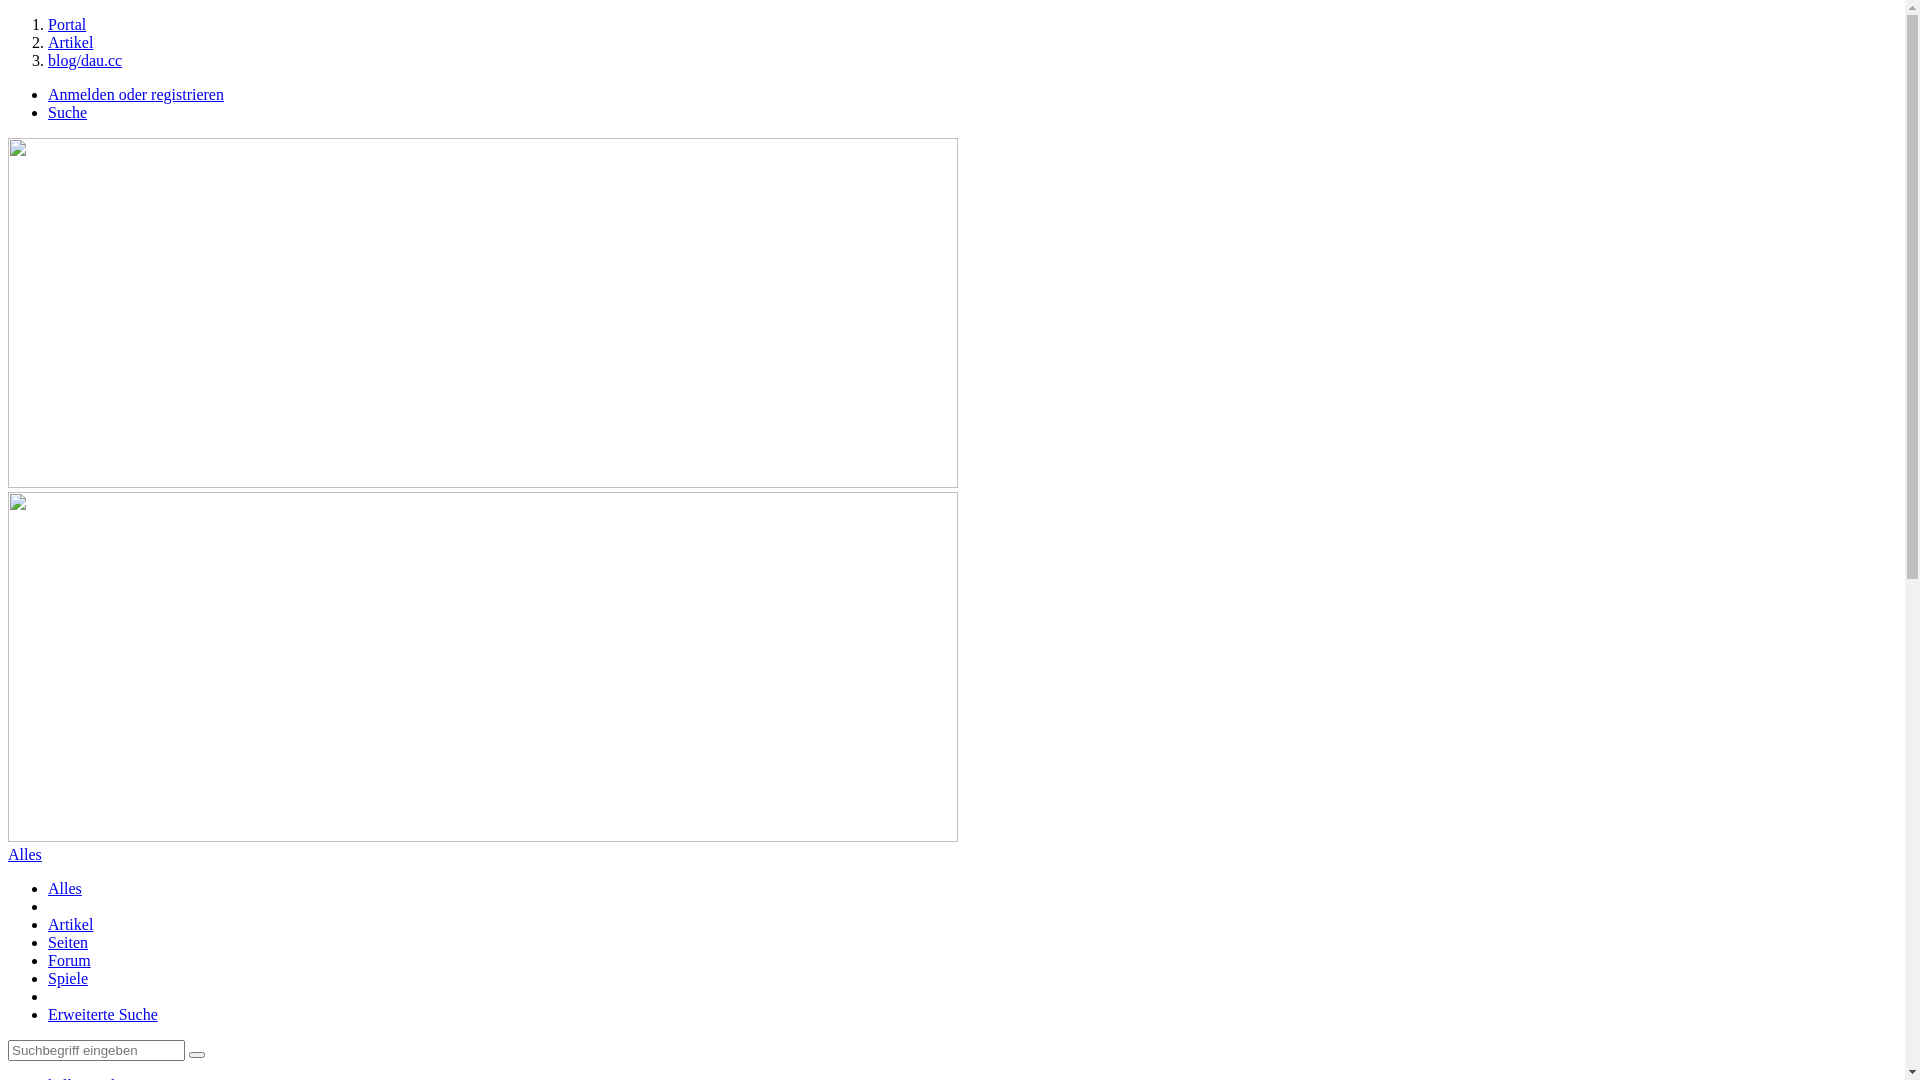 The image size is (1920, 1080). I want to click on 'Artikel', so click(70, 42).